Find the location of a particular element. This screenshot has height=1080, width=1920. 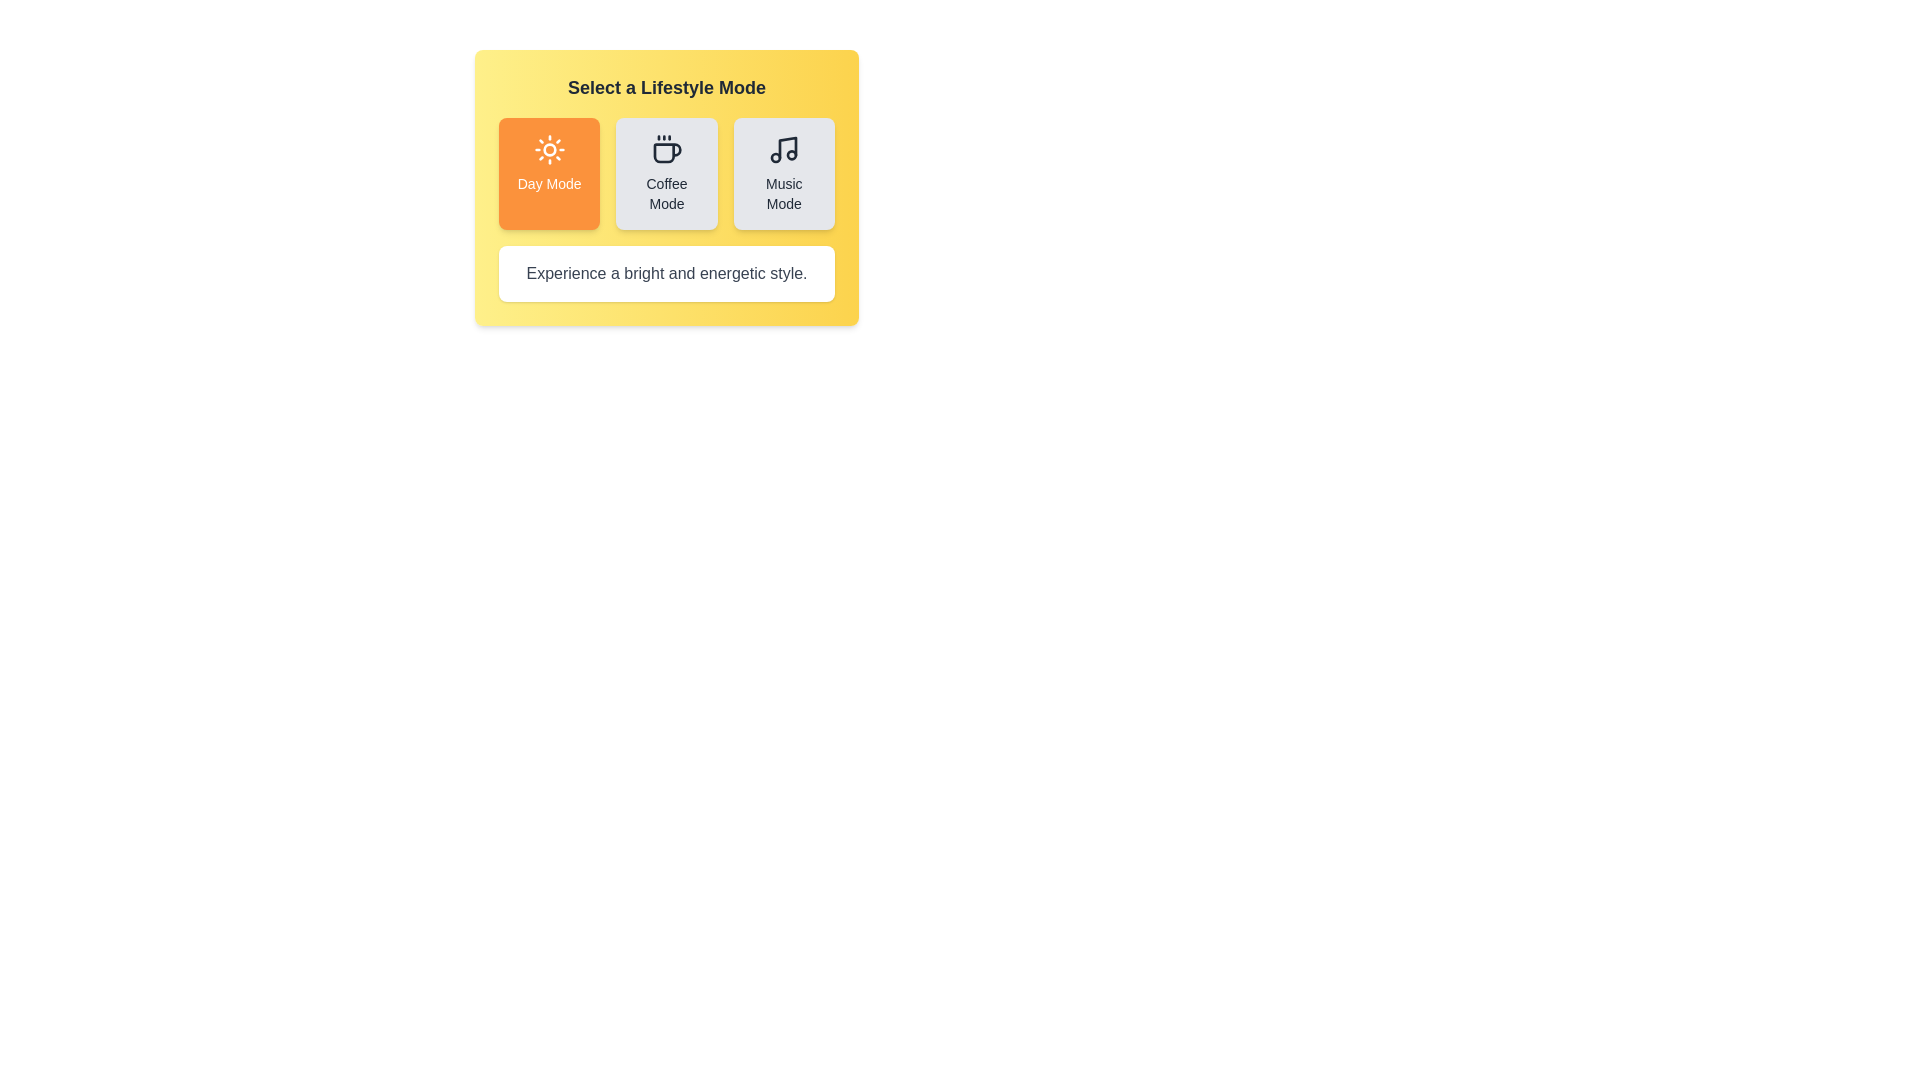

the button corresponding to Day is located at coordinates (549, 172).